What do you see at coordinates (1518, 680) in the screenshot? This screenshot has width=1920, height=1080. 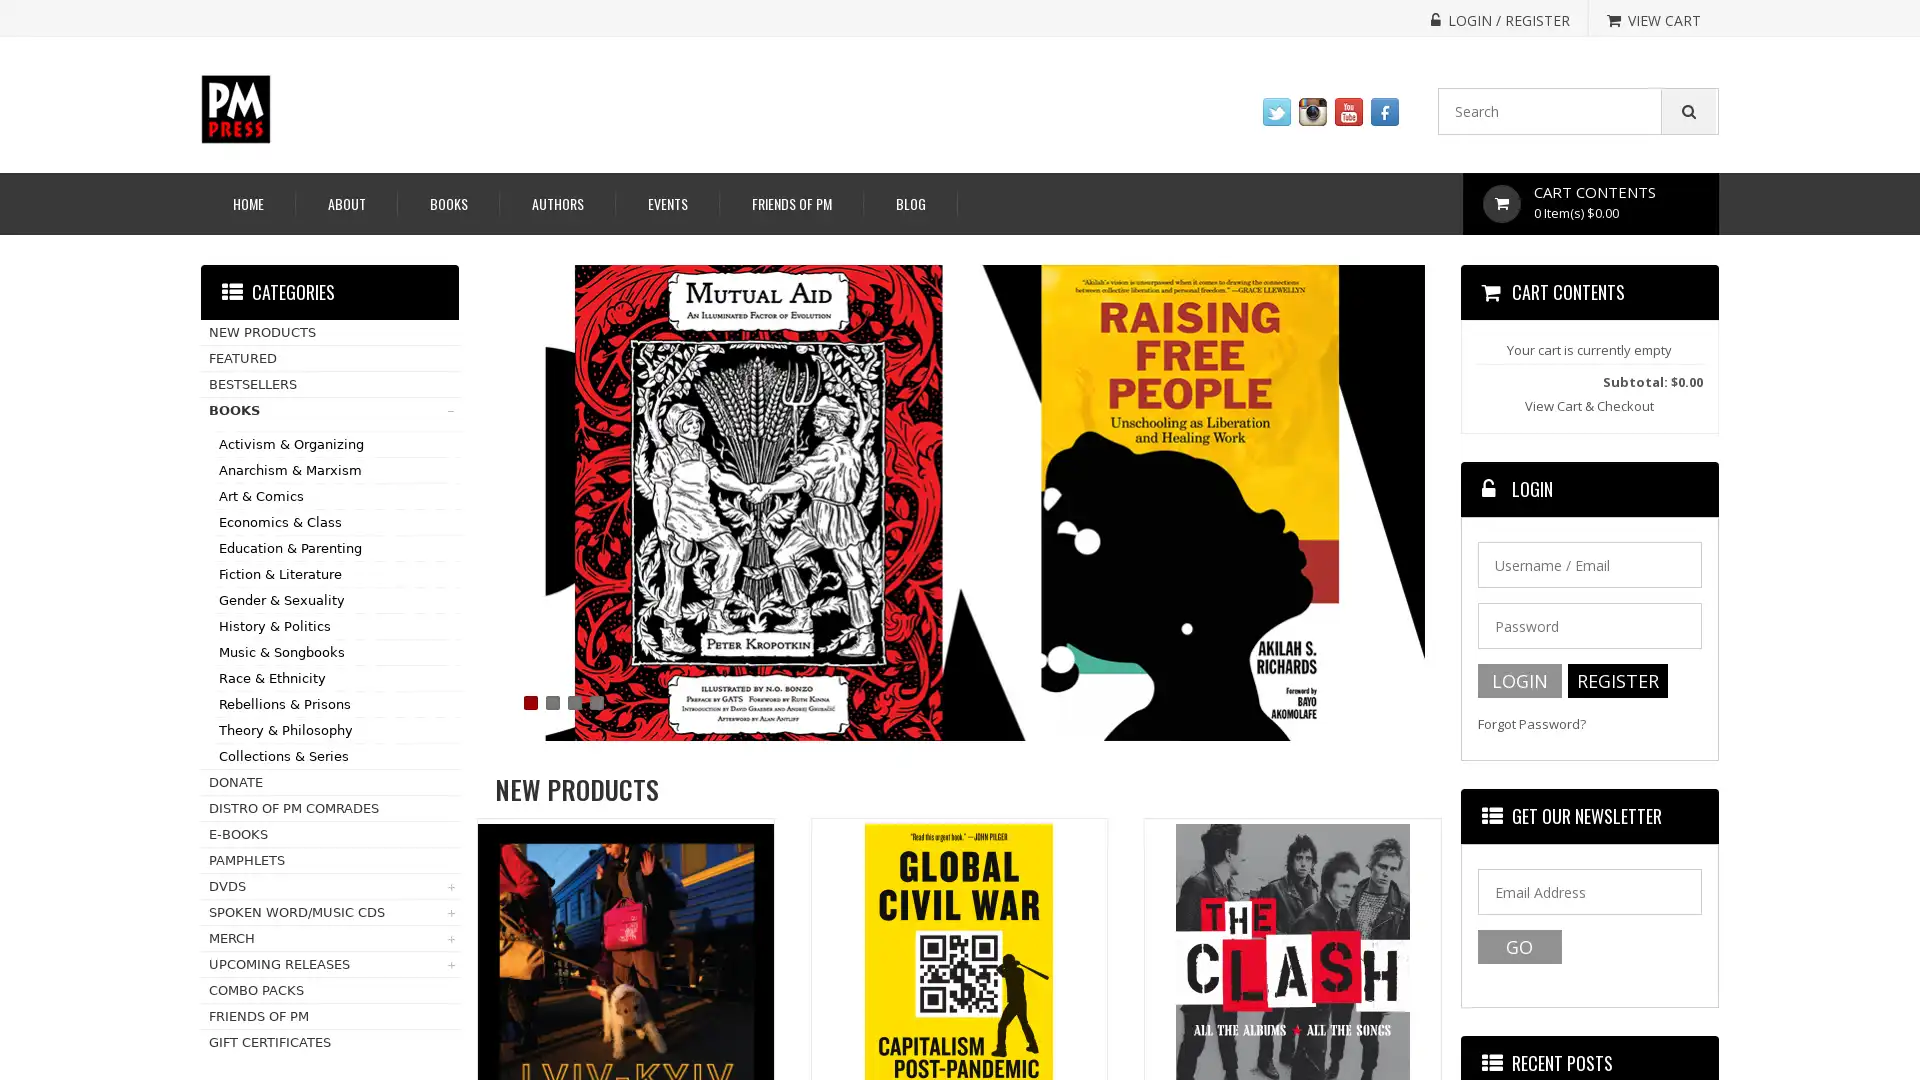 I see `Login` at bounding box center [1518, 680].